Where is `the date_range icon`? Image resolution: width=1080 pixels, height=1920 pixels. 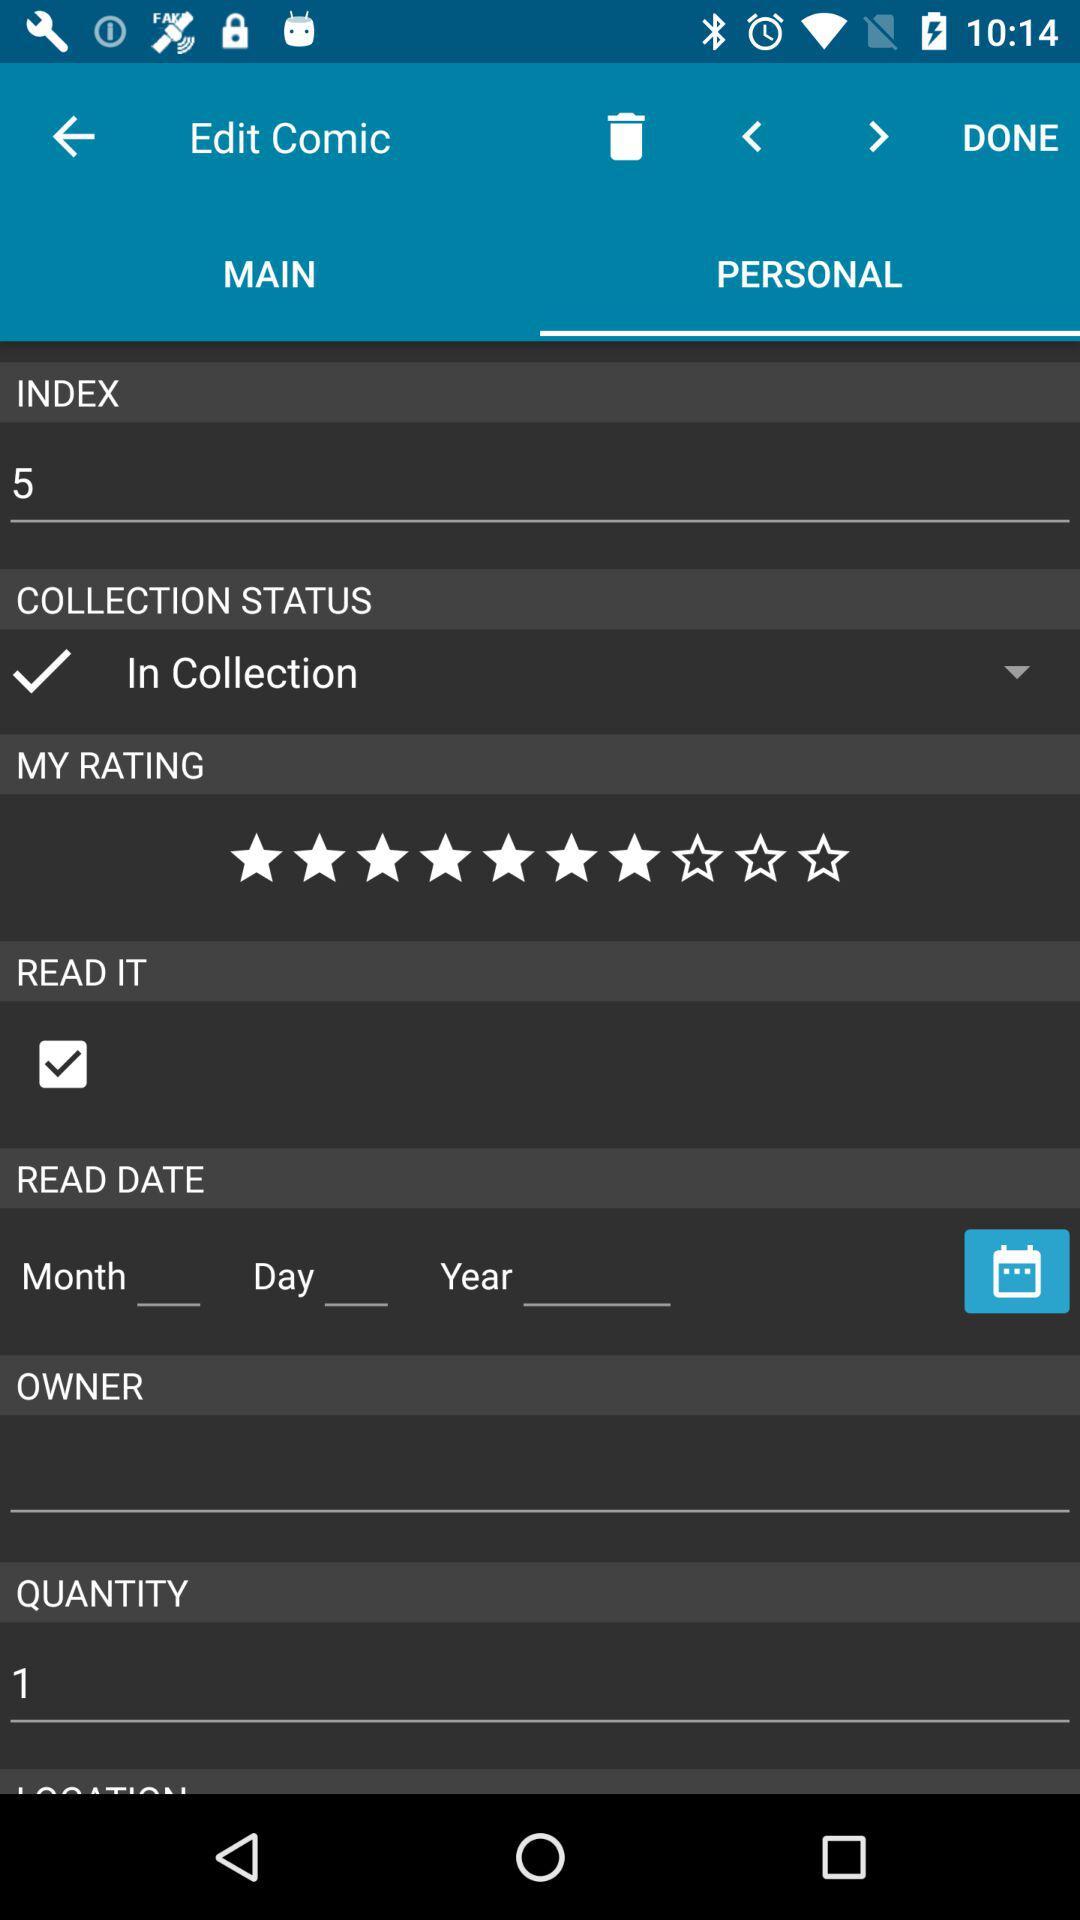
the date_range icon is located at coordinates (1017, 1270).